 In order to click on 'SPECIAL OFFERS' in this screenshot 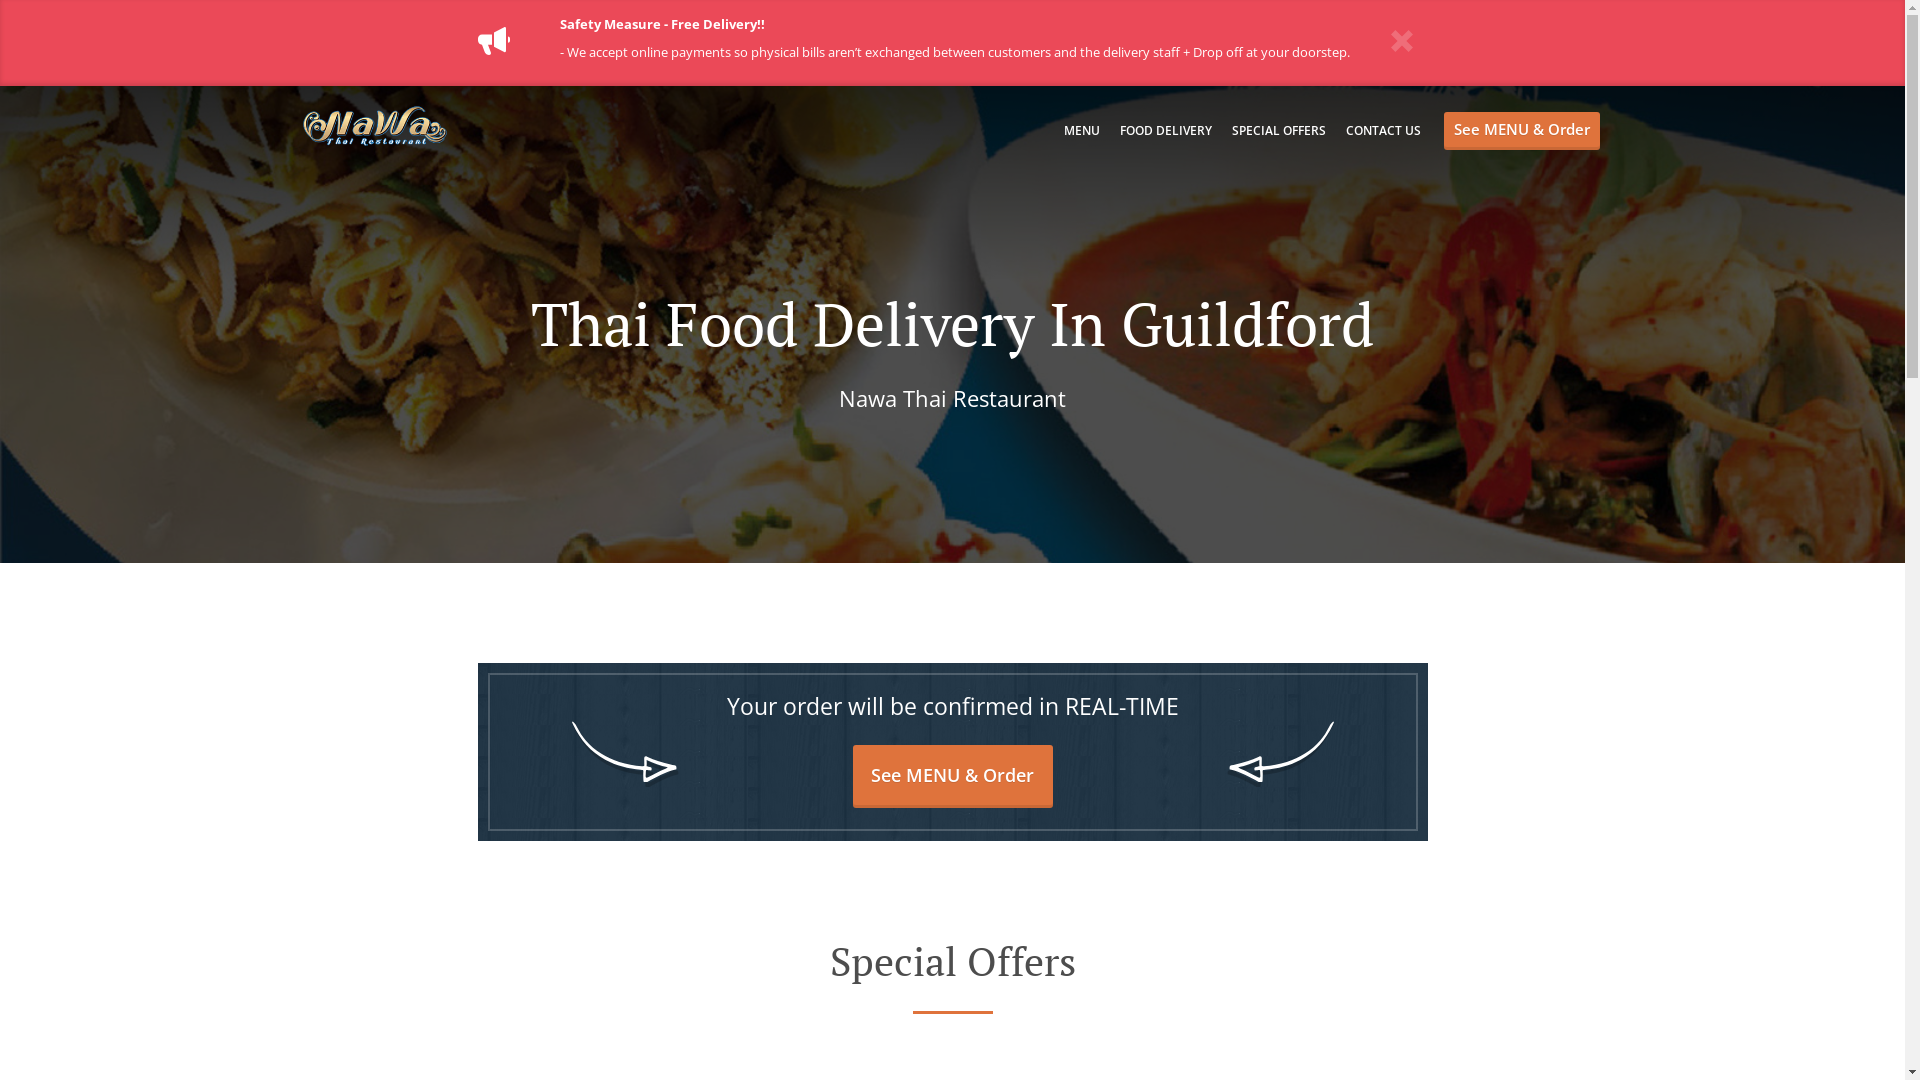, I will do `click(1277, 130)`.